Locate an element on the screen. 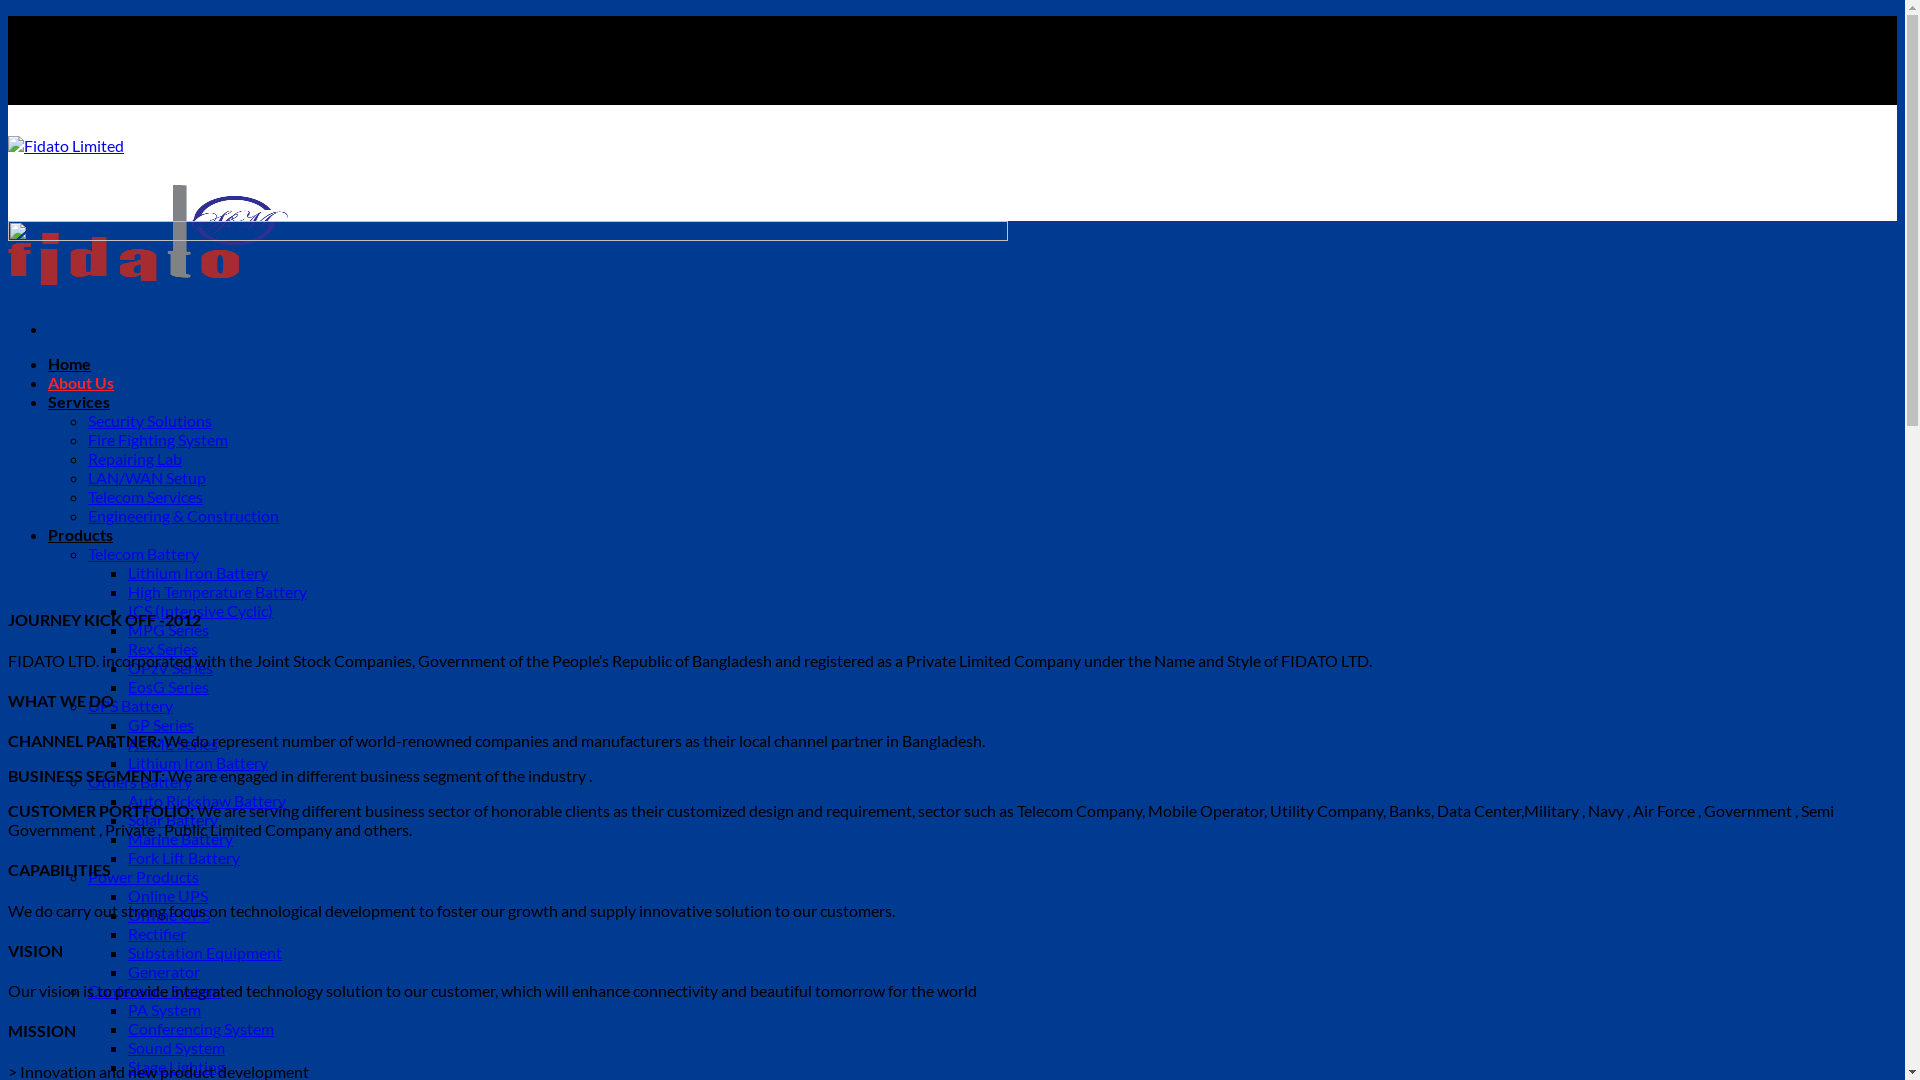  'Conferencing System' is located at coordinates (127, 1028).